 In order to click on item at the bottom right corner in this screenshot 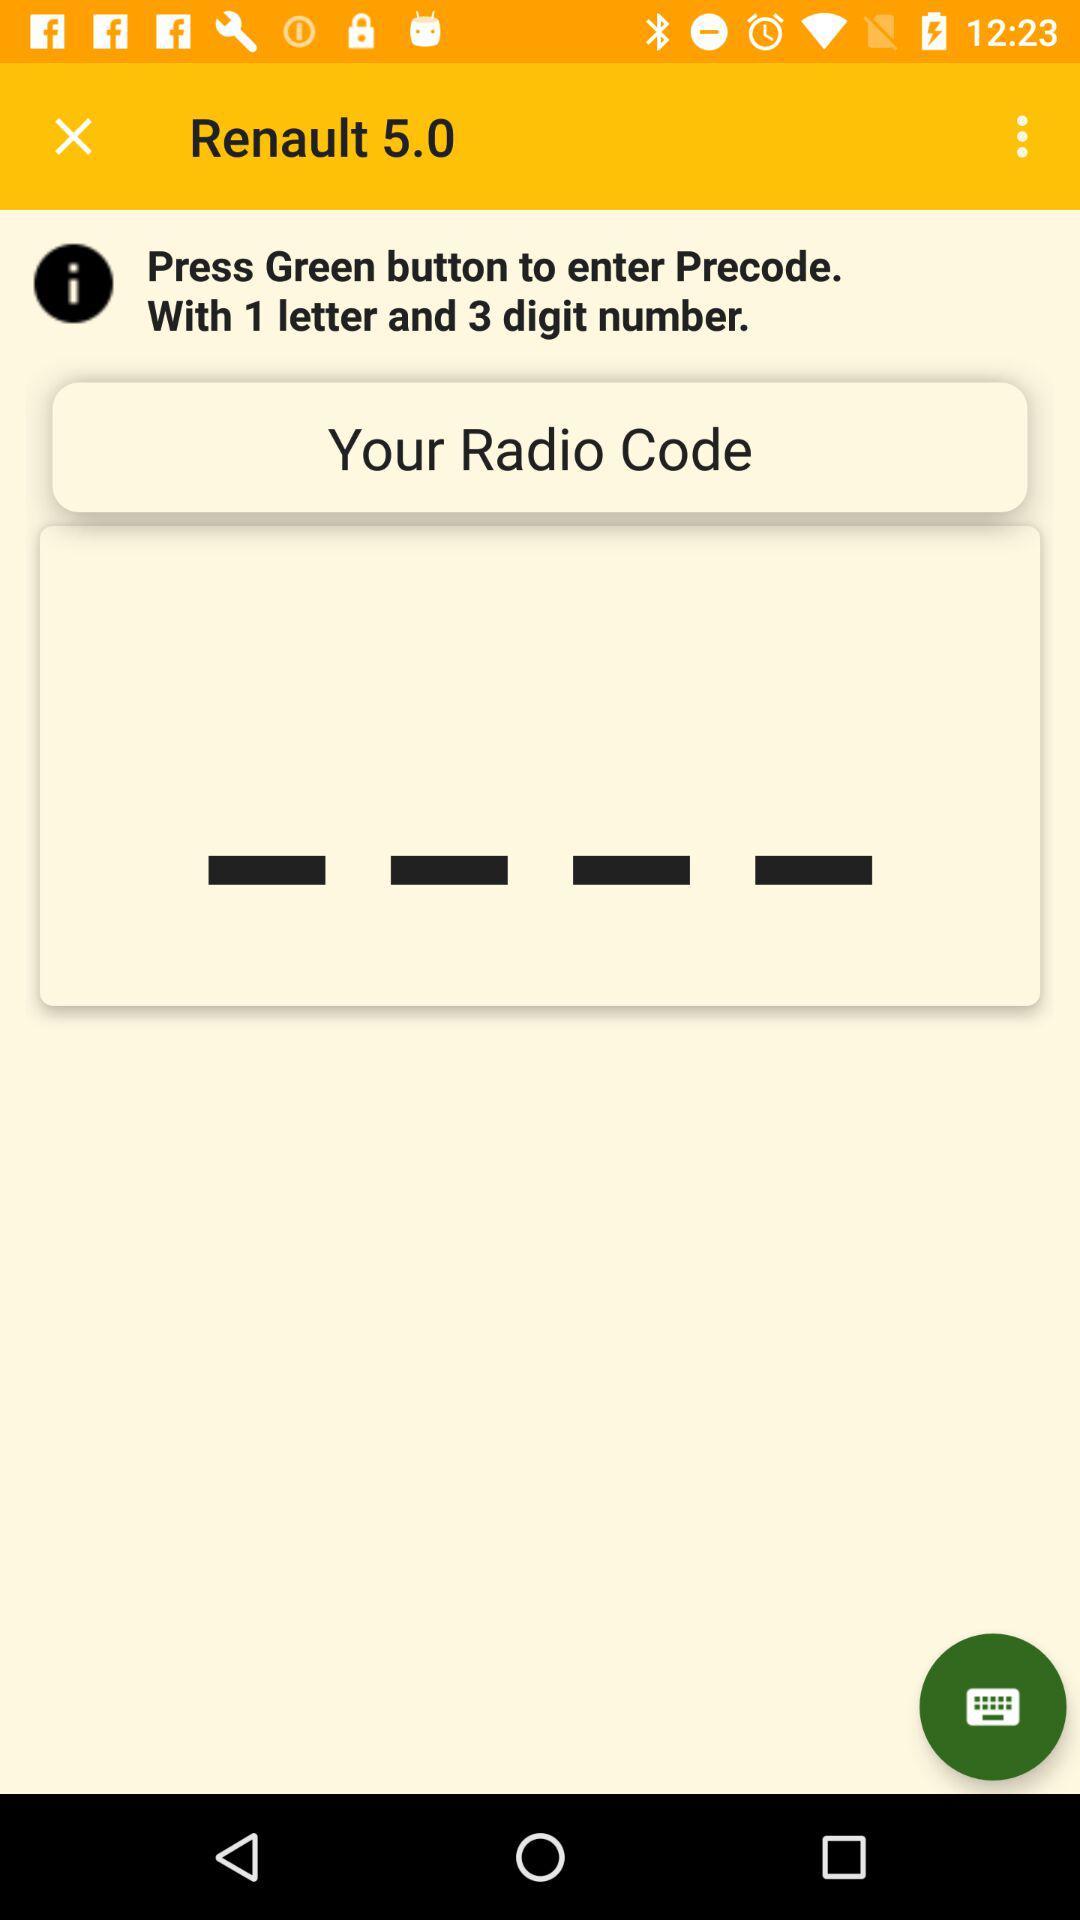, I will do `click(992, 1706)`.